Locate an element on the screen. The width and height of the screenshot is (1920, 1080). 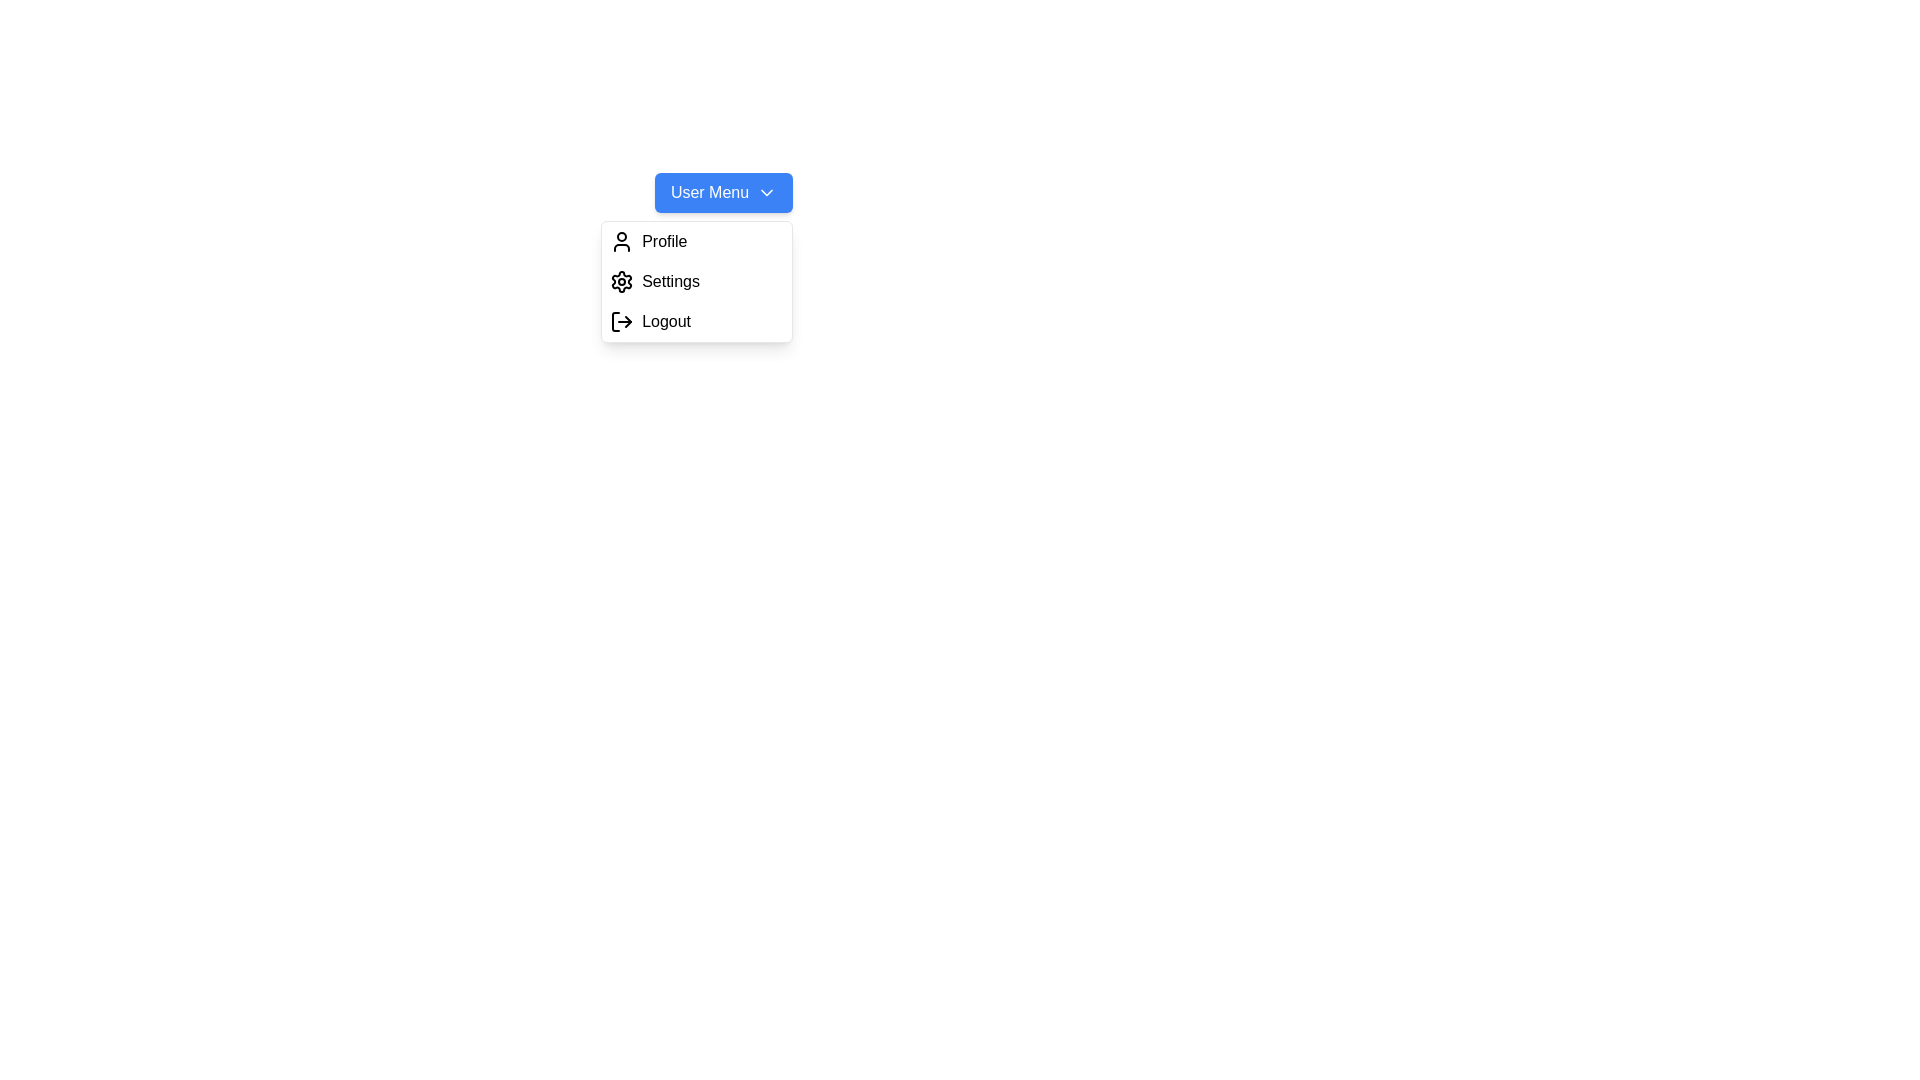
the gear-like settings icon located in the second menu option of the dropdown menu to trigger focus effects is located at coordinates (621, 281).